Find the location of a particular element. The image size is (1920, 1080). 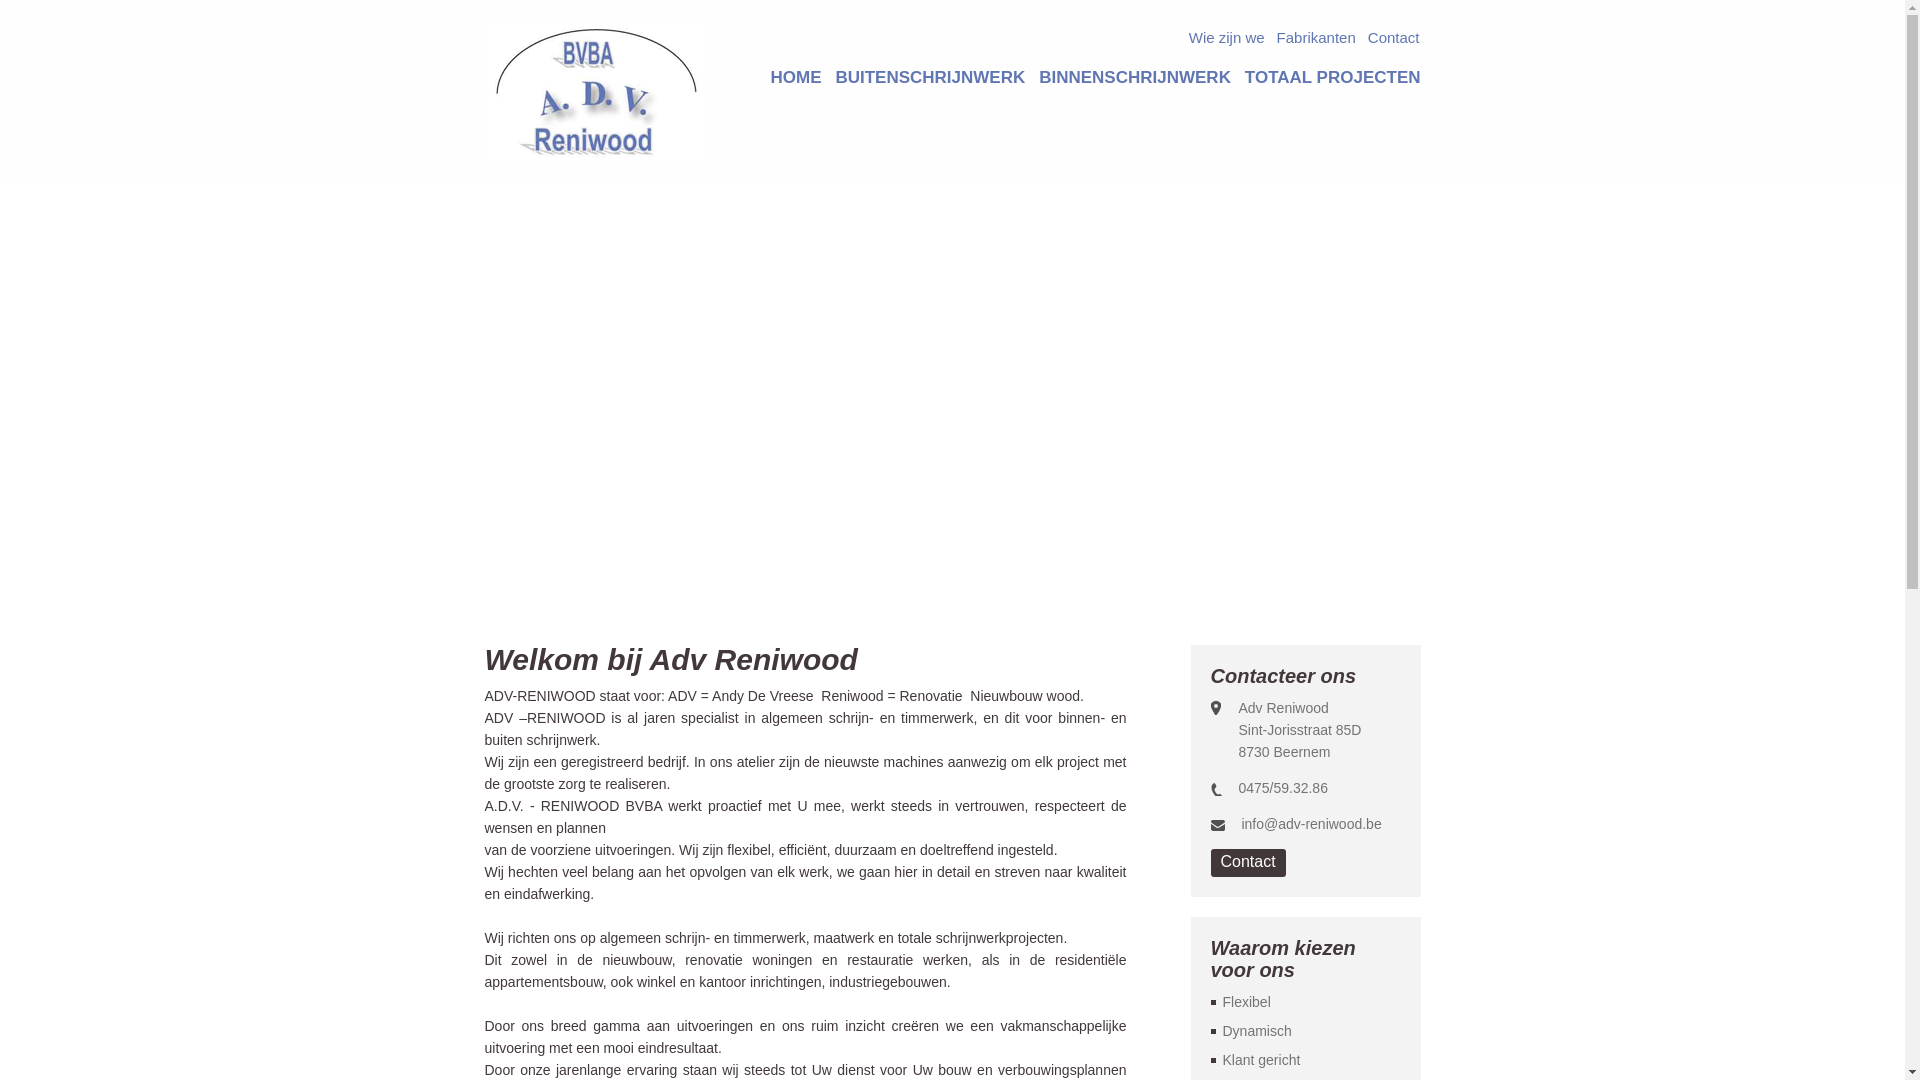

'Wie zijn we' is located at coordinates (1188, 40).